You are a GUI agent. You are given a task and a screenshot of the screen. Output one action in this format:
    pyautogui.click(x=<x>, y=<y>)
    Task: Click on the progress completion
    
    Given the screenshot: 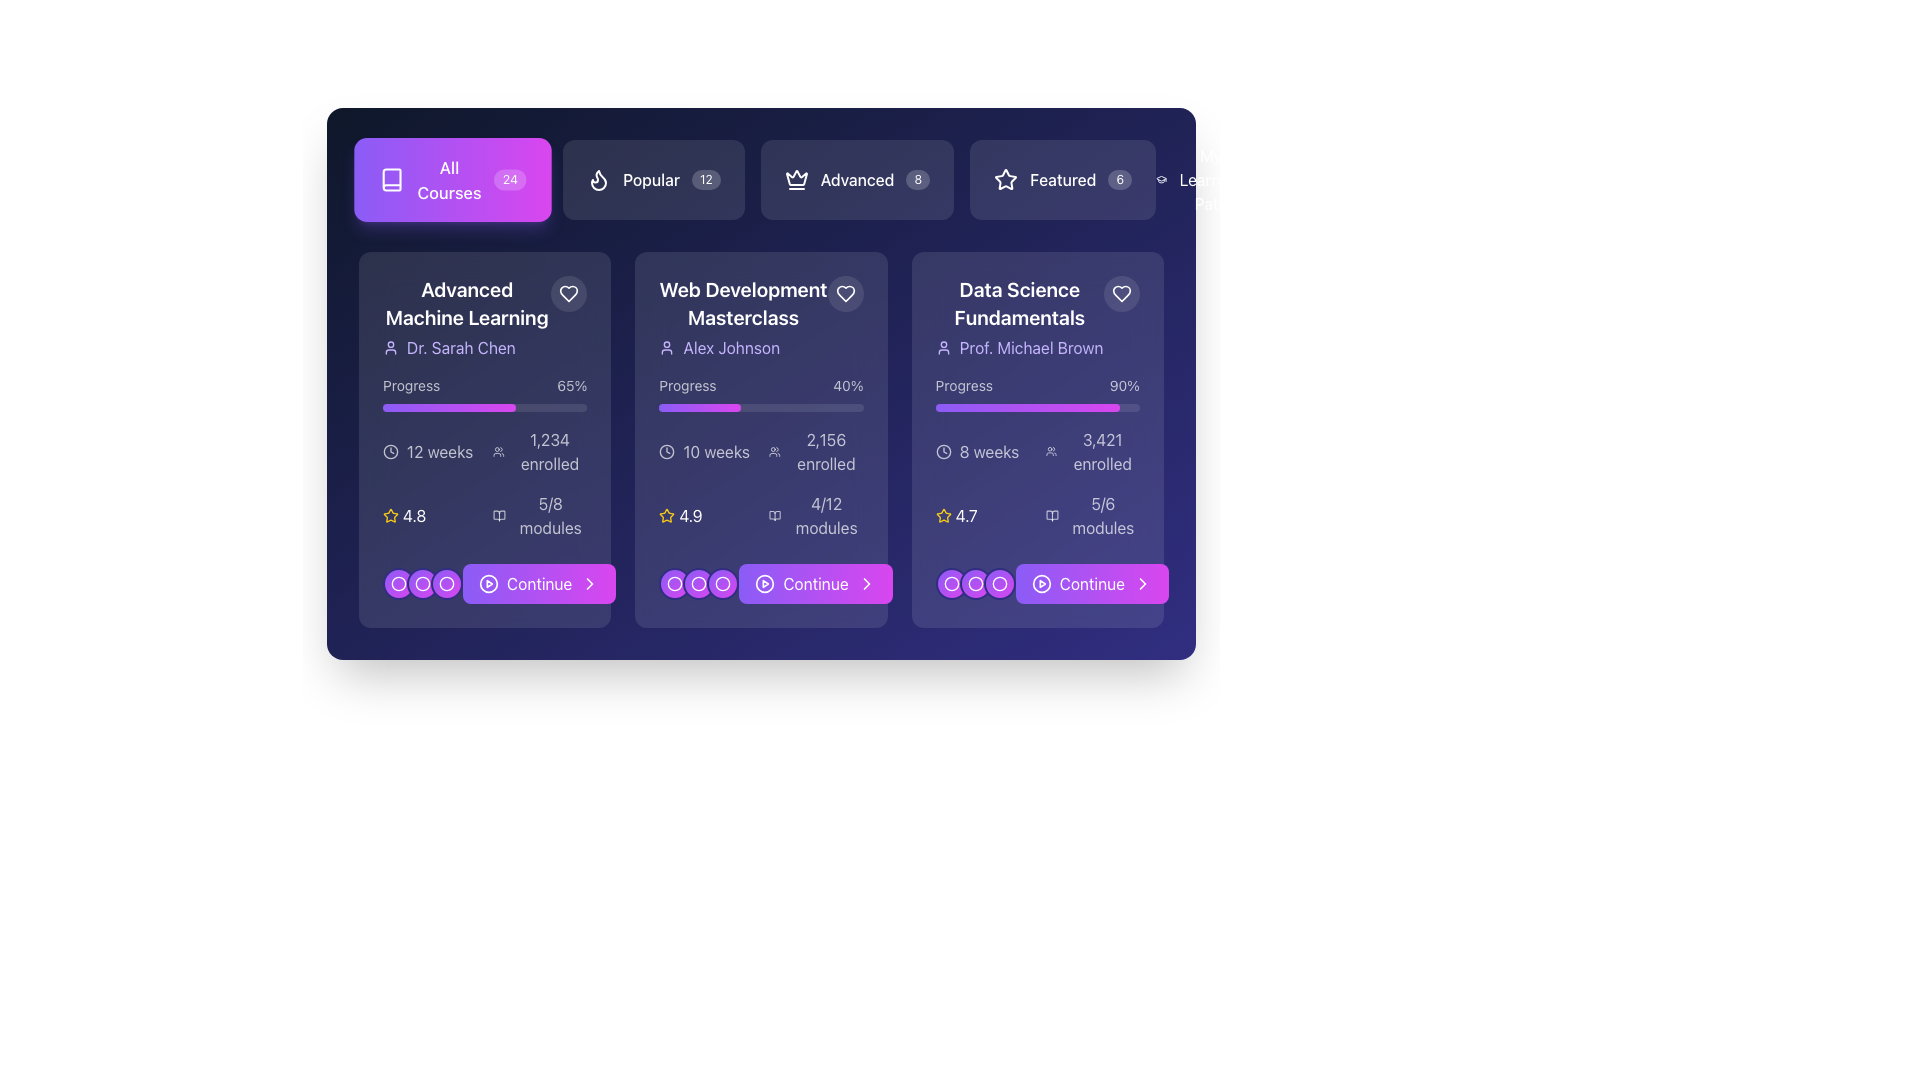 What is the action you would take?
    pyautogui.click(x=582, y=407)
    